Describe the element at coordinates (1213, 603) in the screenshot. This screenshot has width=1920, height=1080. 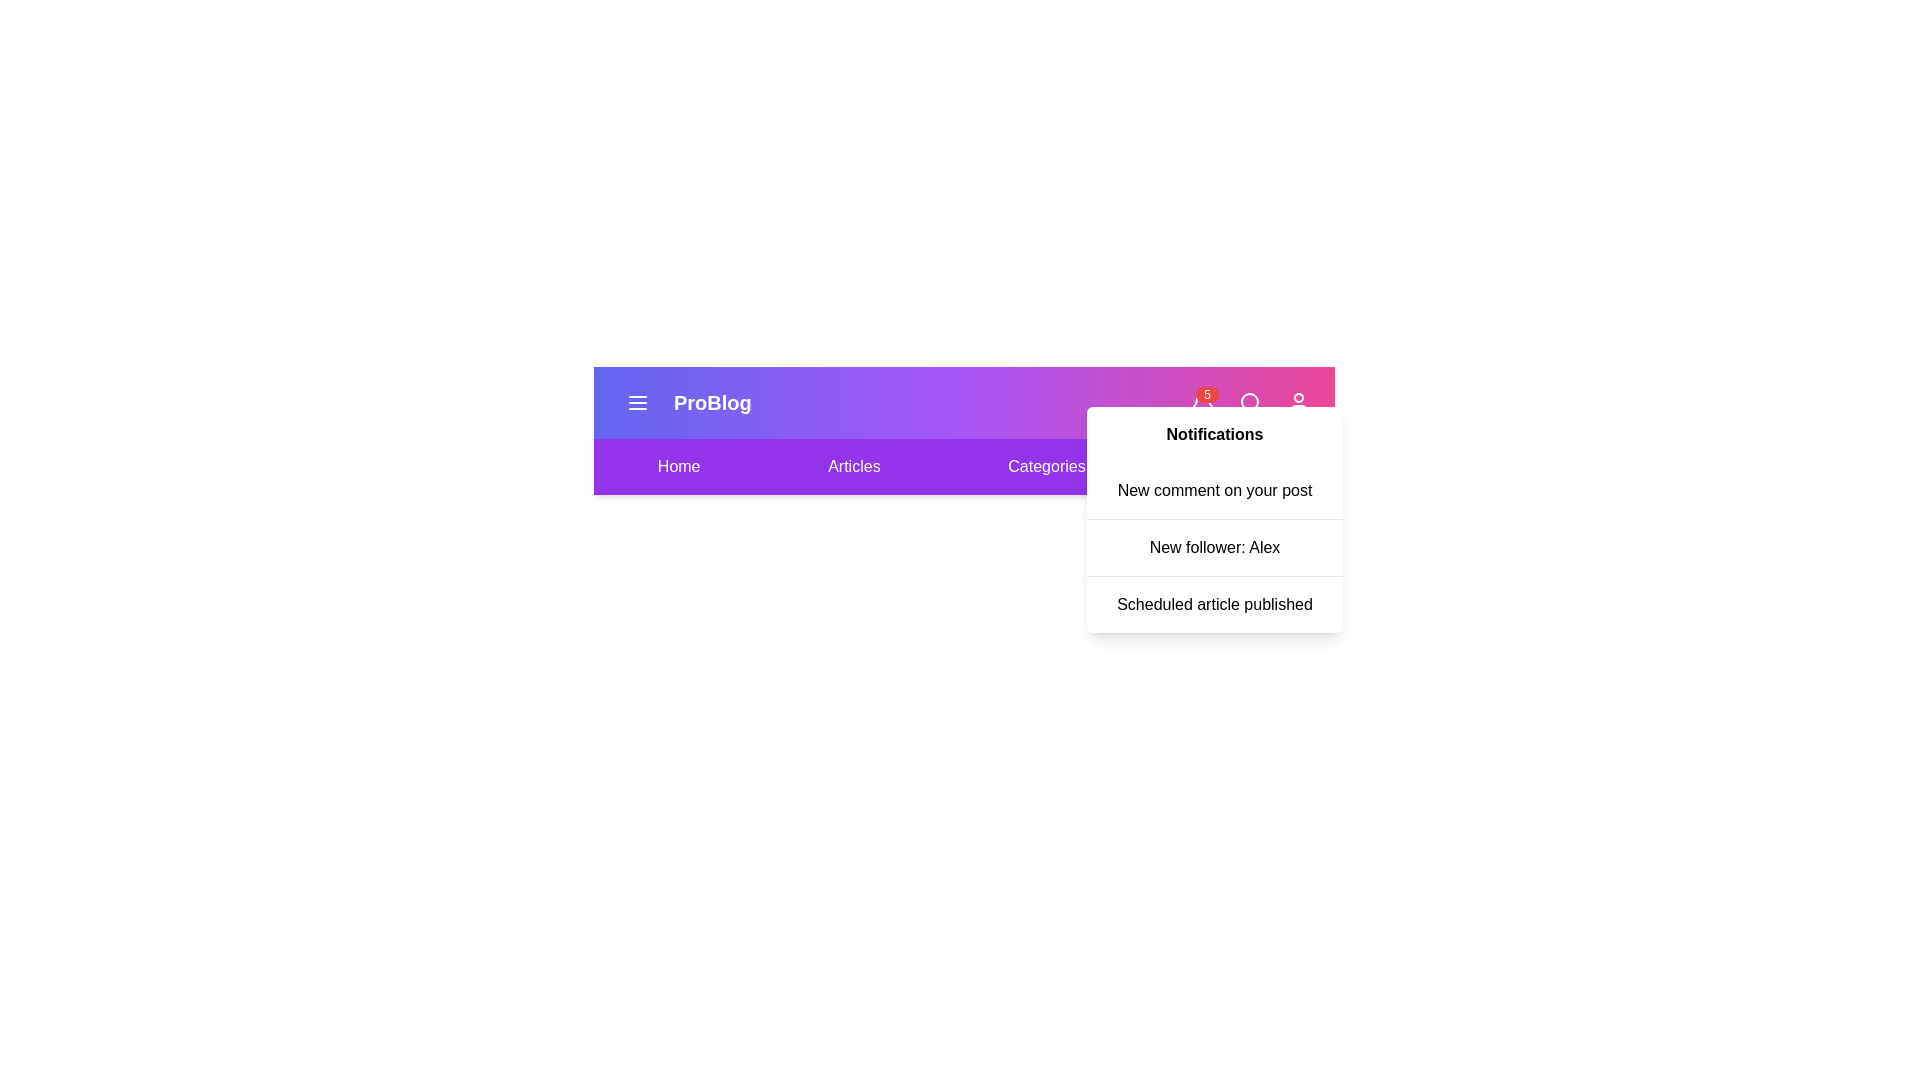
I see `the notification titled 'Scheduled article published' from the list` at that location.